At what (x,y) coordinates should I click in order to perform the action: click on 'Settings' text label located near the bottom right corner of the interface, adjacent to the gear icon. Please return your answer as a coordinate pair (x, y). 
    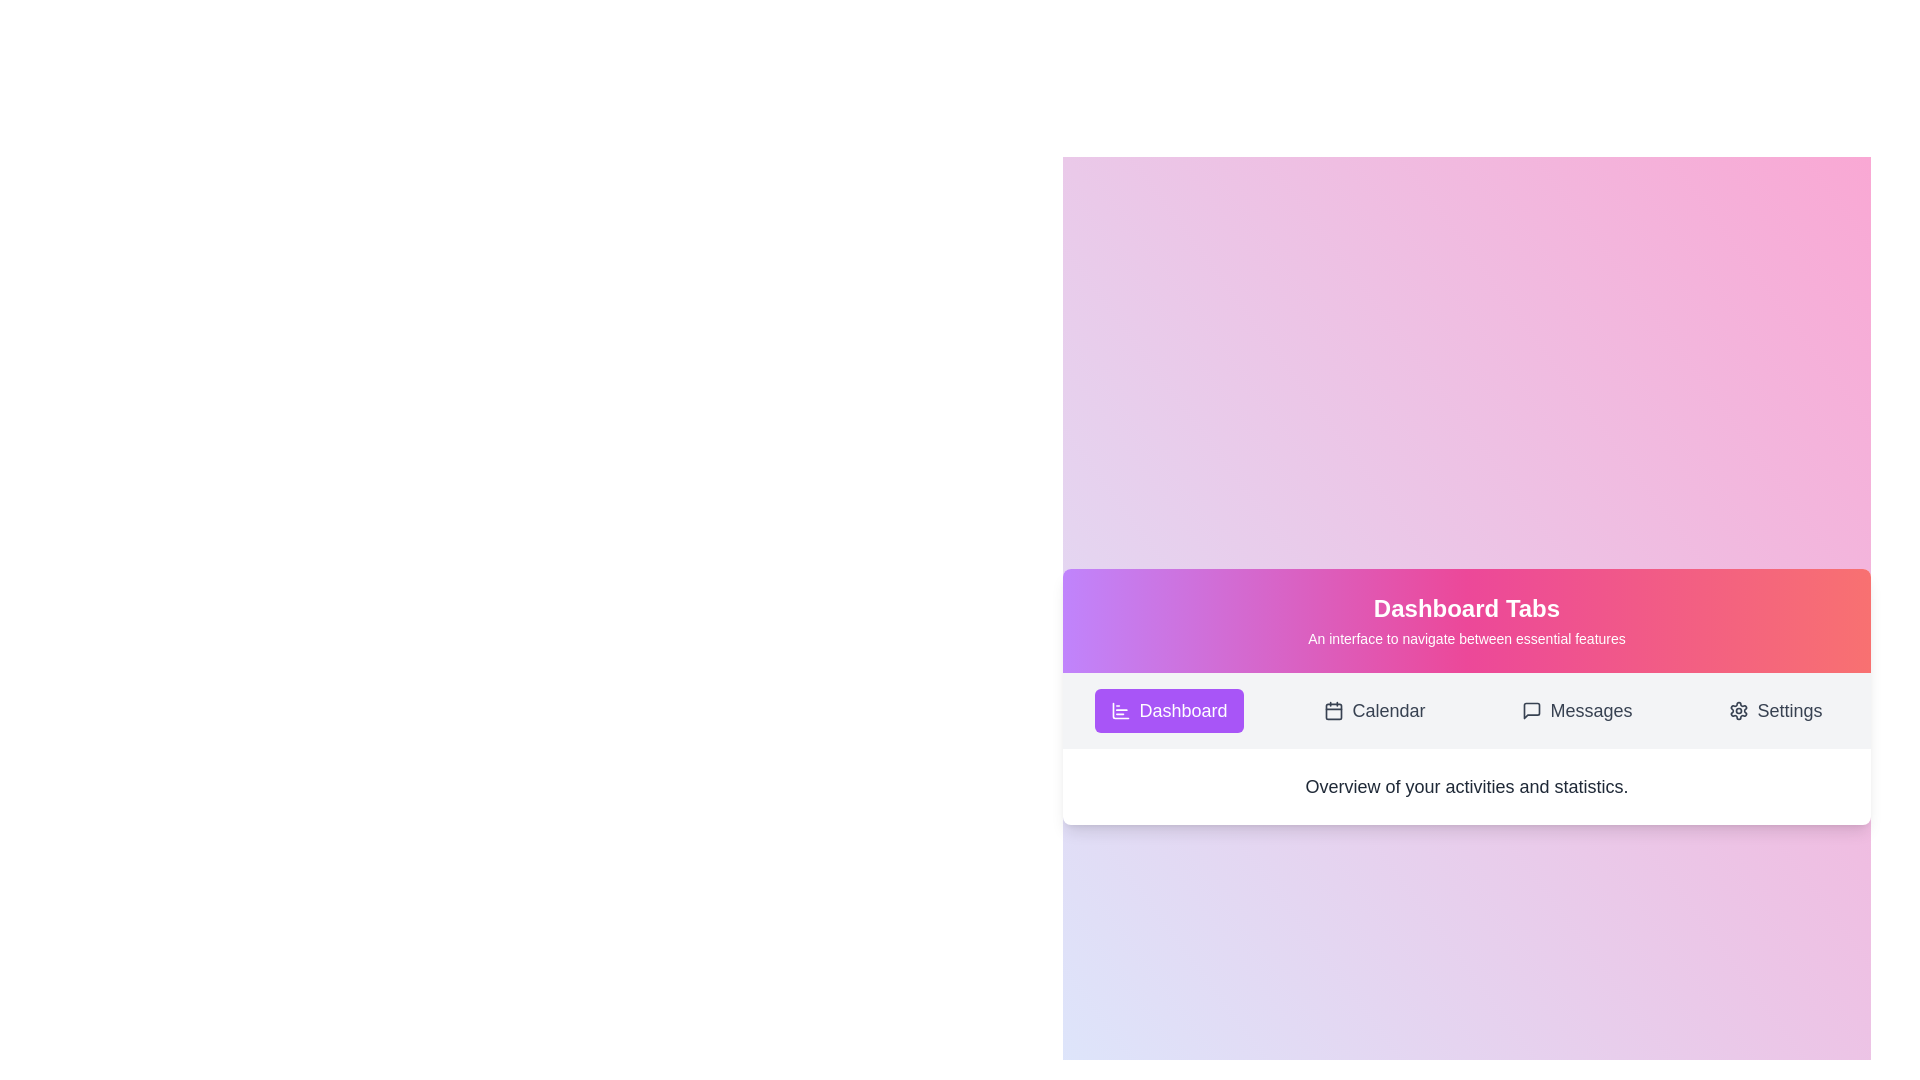
    Looking at the image, I should click on (1790, 709).